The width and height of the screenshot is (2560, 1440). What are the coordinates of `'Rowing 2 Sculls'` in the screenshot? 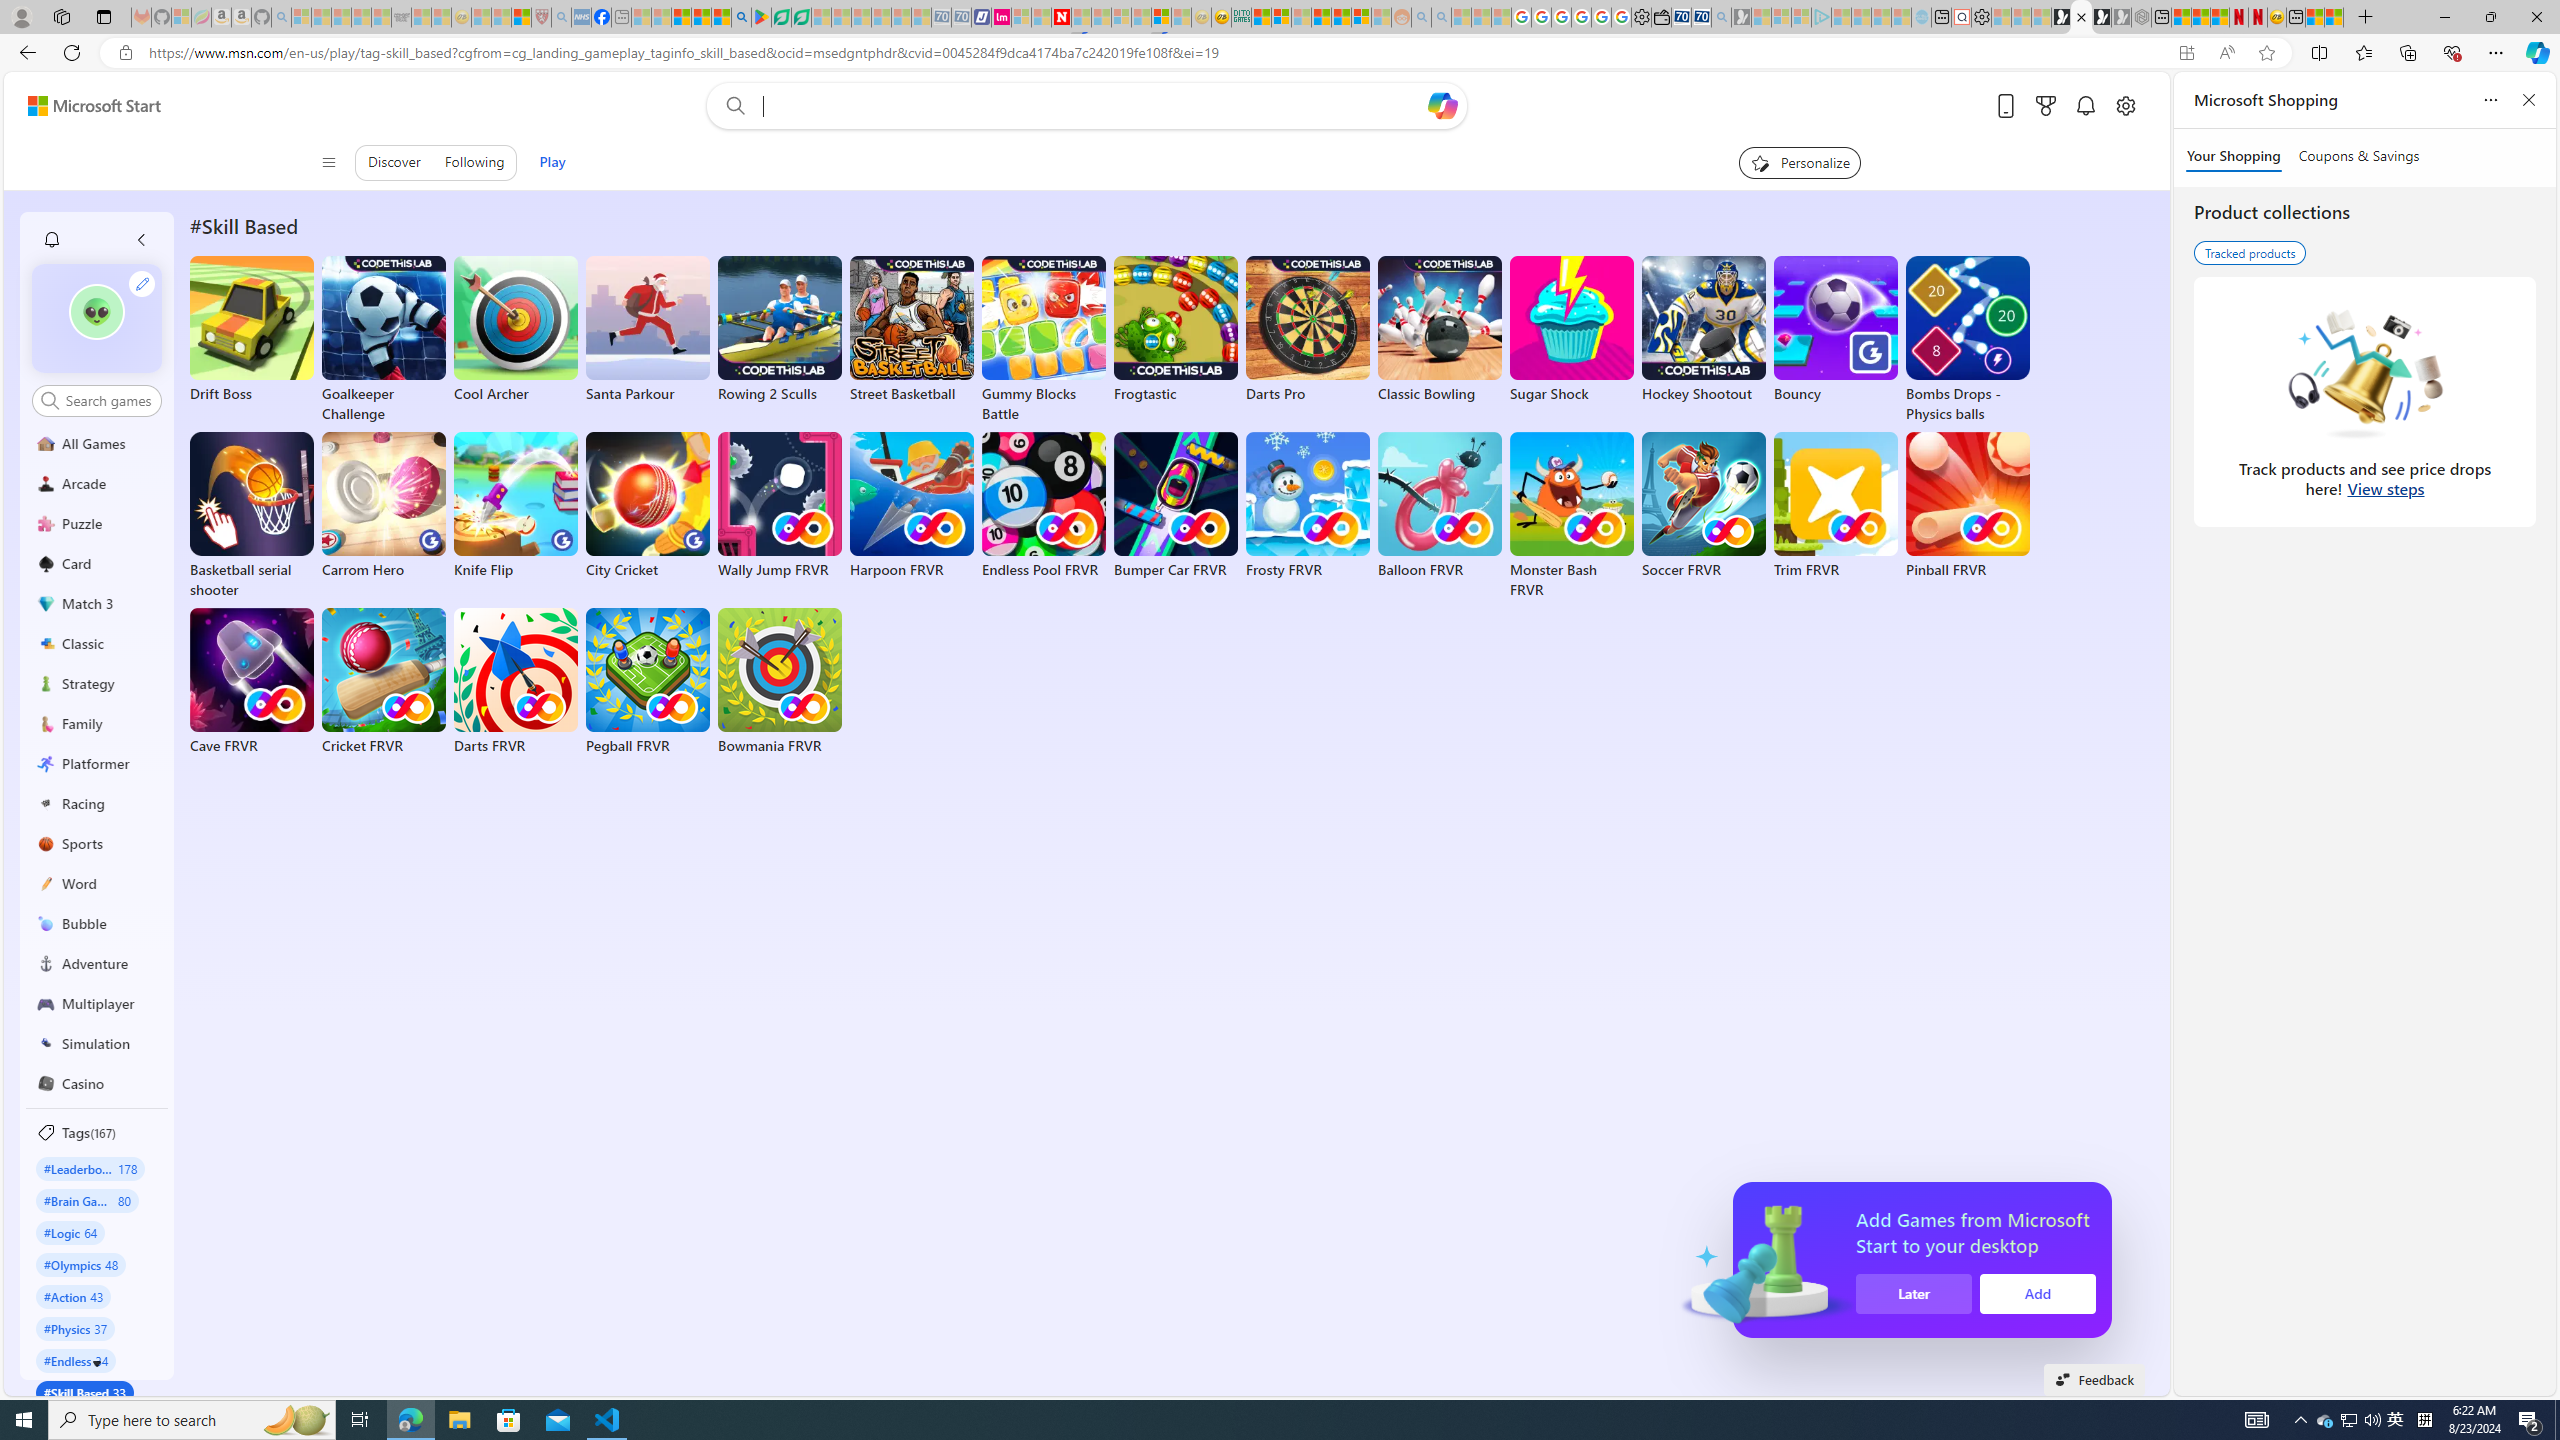 It's located at (778, 329).